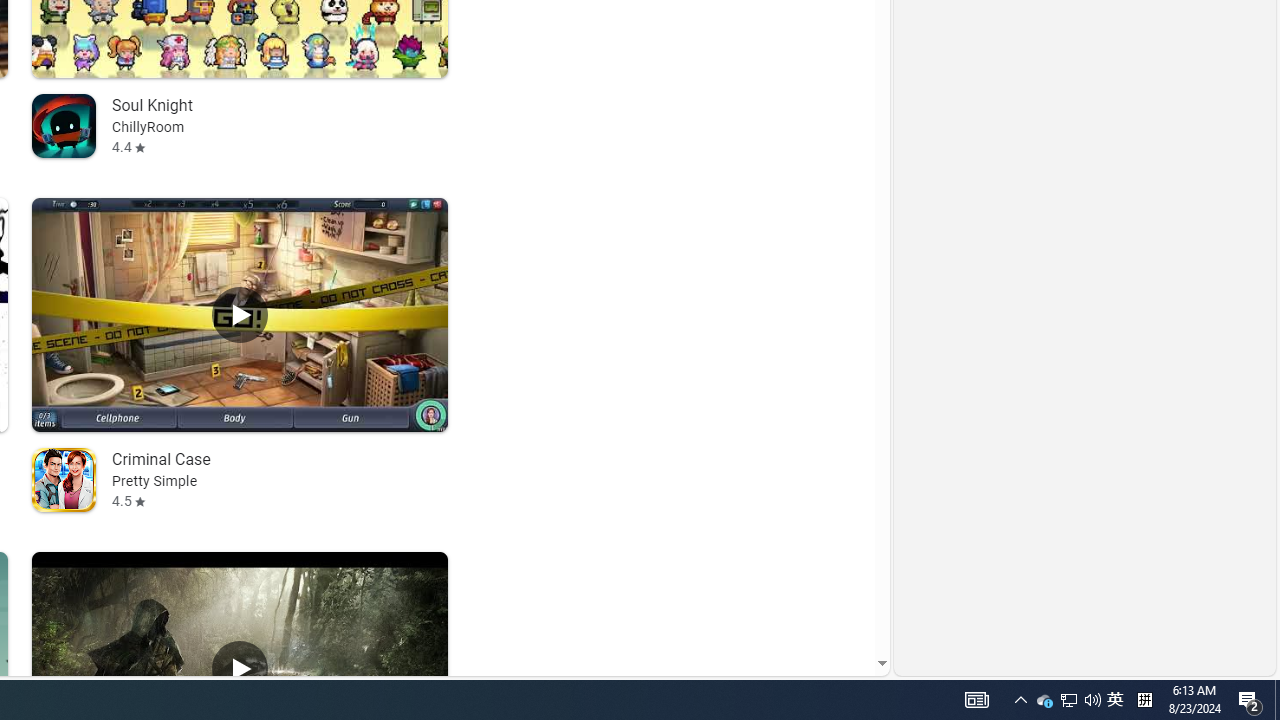 The image size is (1280, 720). What do you see at coordinates (240, 315) in the screenshot?
I see `'Play Criminal Case'` at bounding box center [240, 315].